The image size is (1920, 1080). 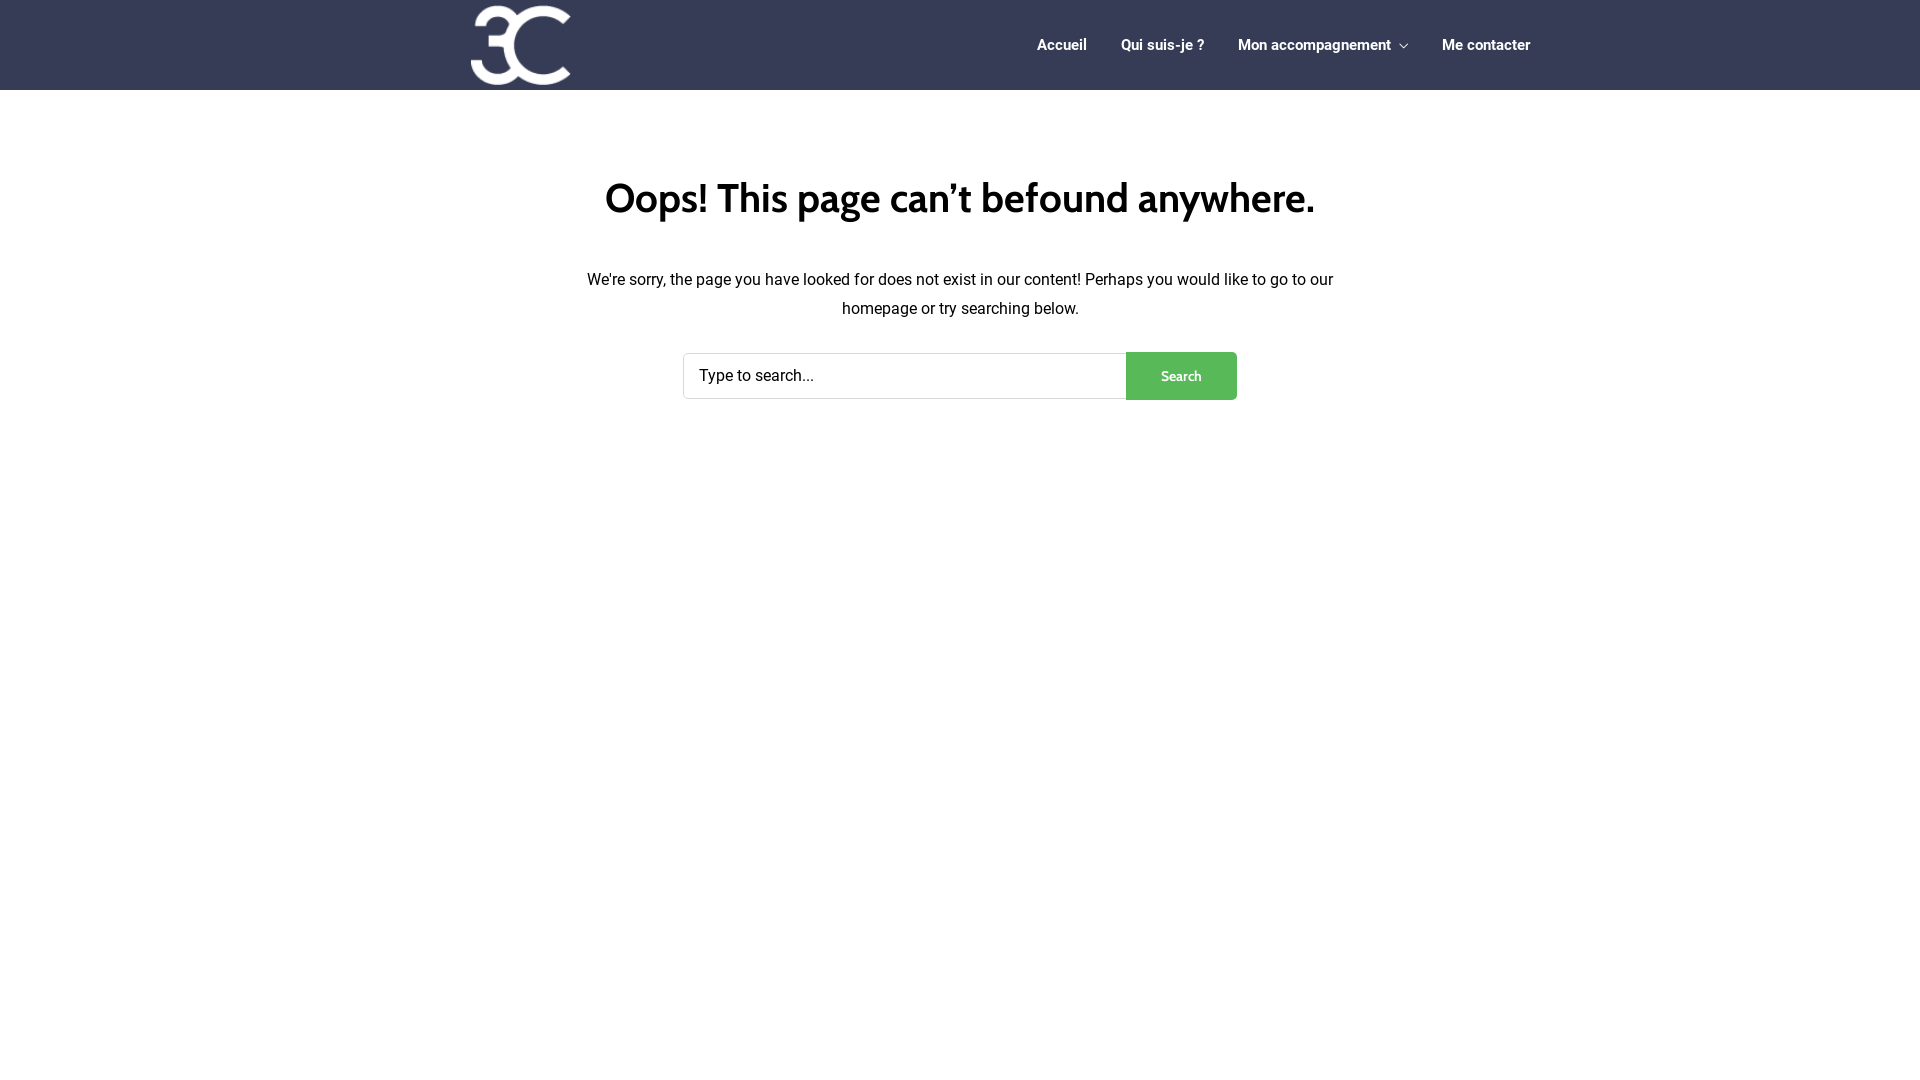 I want to click on 'Me contacter', so click(x=1486, y=45).